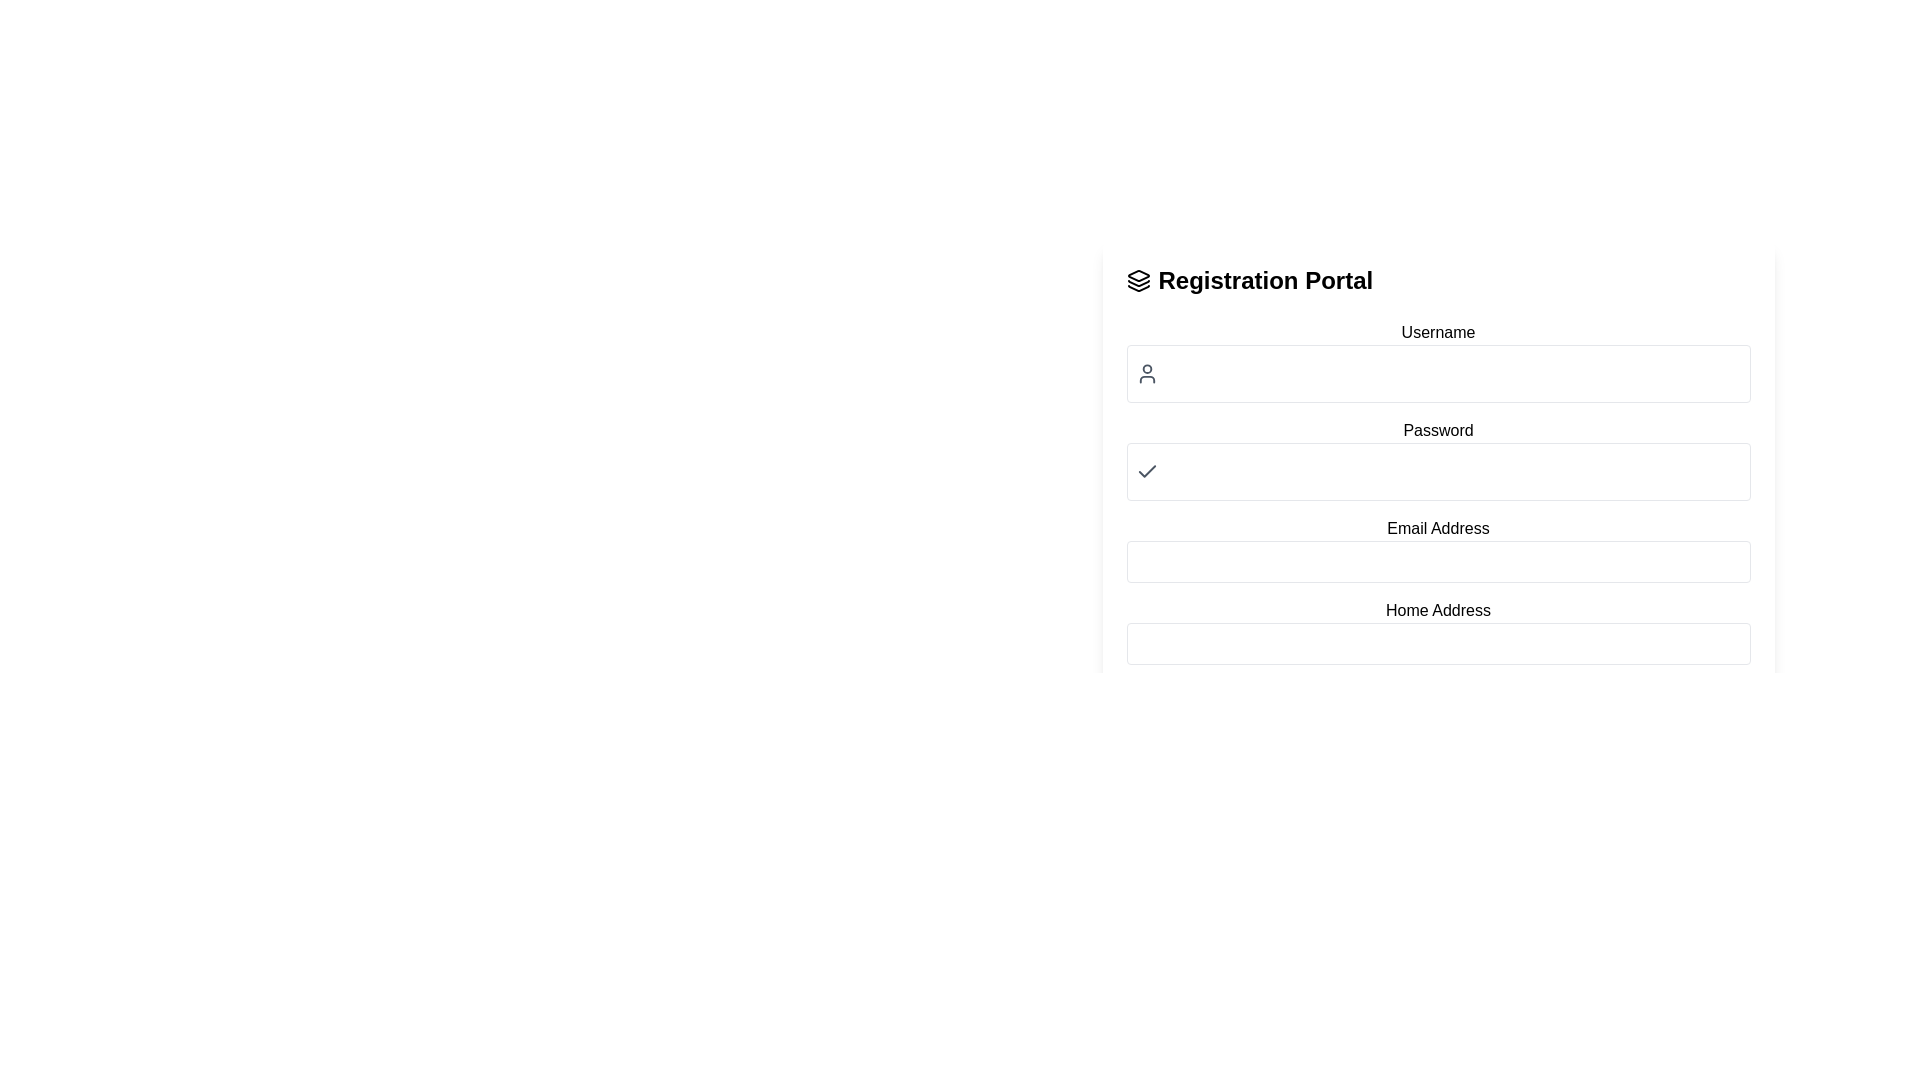 The height and width of the screenshot is (1080, 1920). What do you see at coordinates (1437, 430) in the screenshot?
I see `the 'Password' label to focus the associated password input field located directly below it in the form layout` at bounding box center [1437, 430].